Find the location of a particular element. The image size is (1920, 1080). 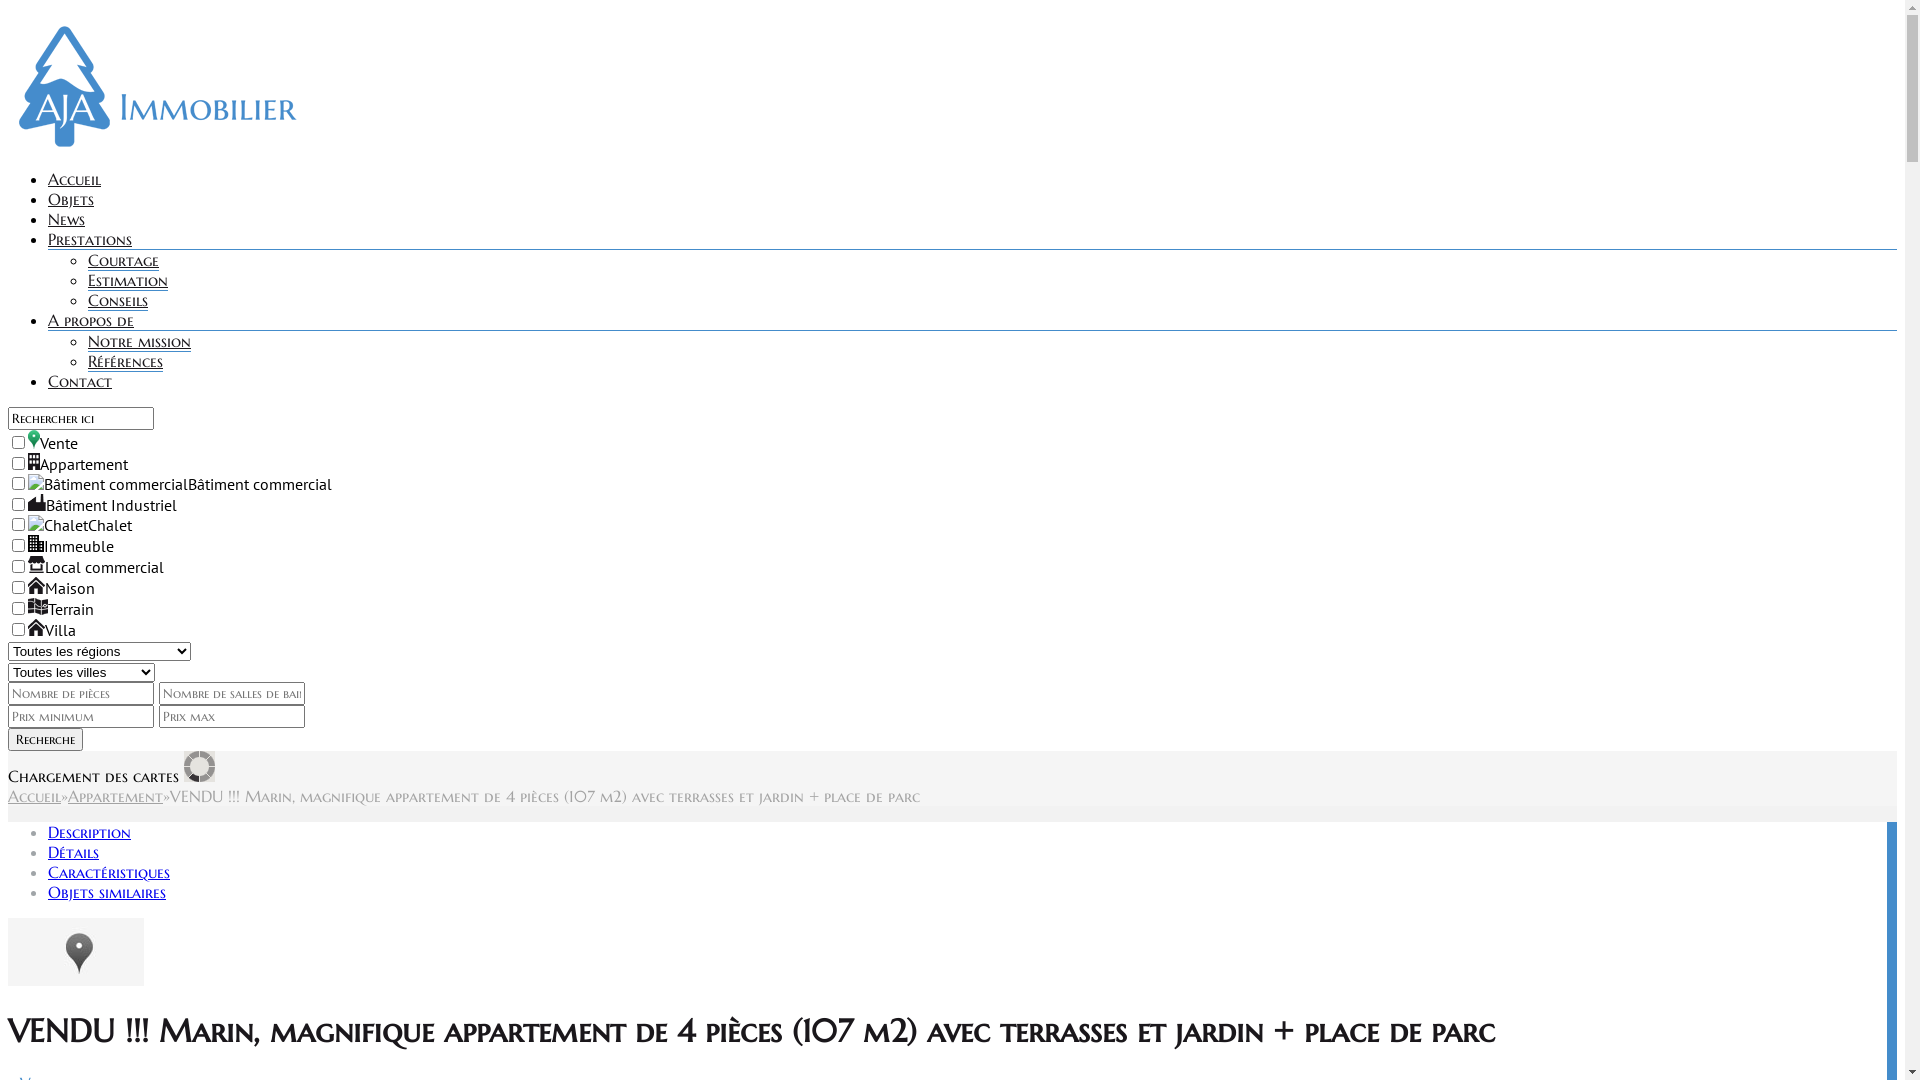

'A propos de' is located at coordinates (90, 319).